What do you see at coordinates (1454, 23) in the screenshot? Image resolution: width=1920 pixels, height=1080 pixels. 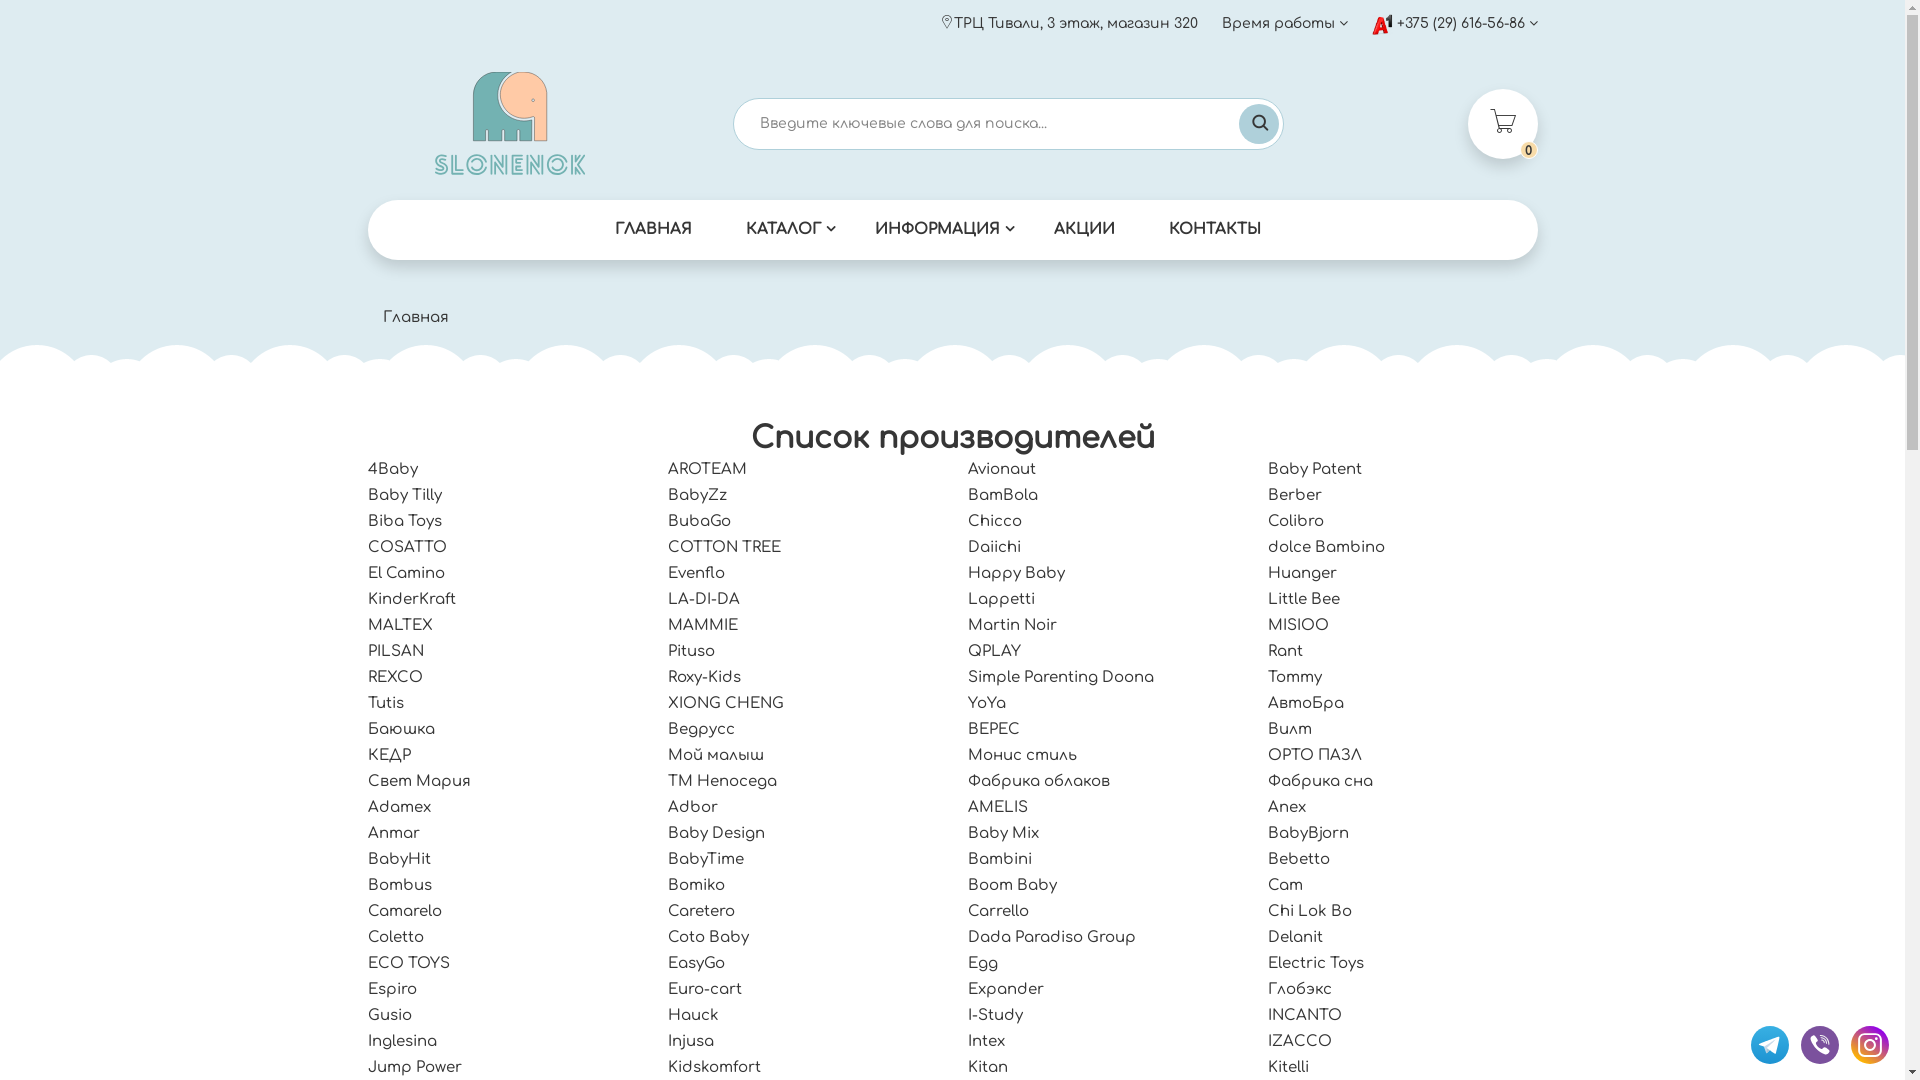 I see `'+375 (29) 616-56-86'` at bounding box center [1454, 23].